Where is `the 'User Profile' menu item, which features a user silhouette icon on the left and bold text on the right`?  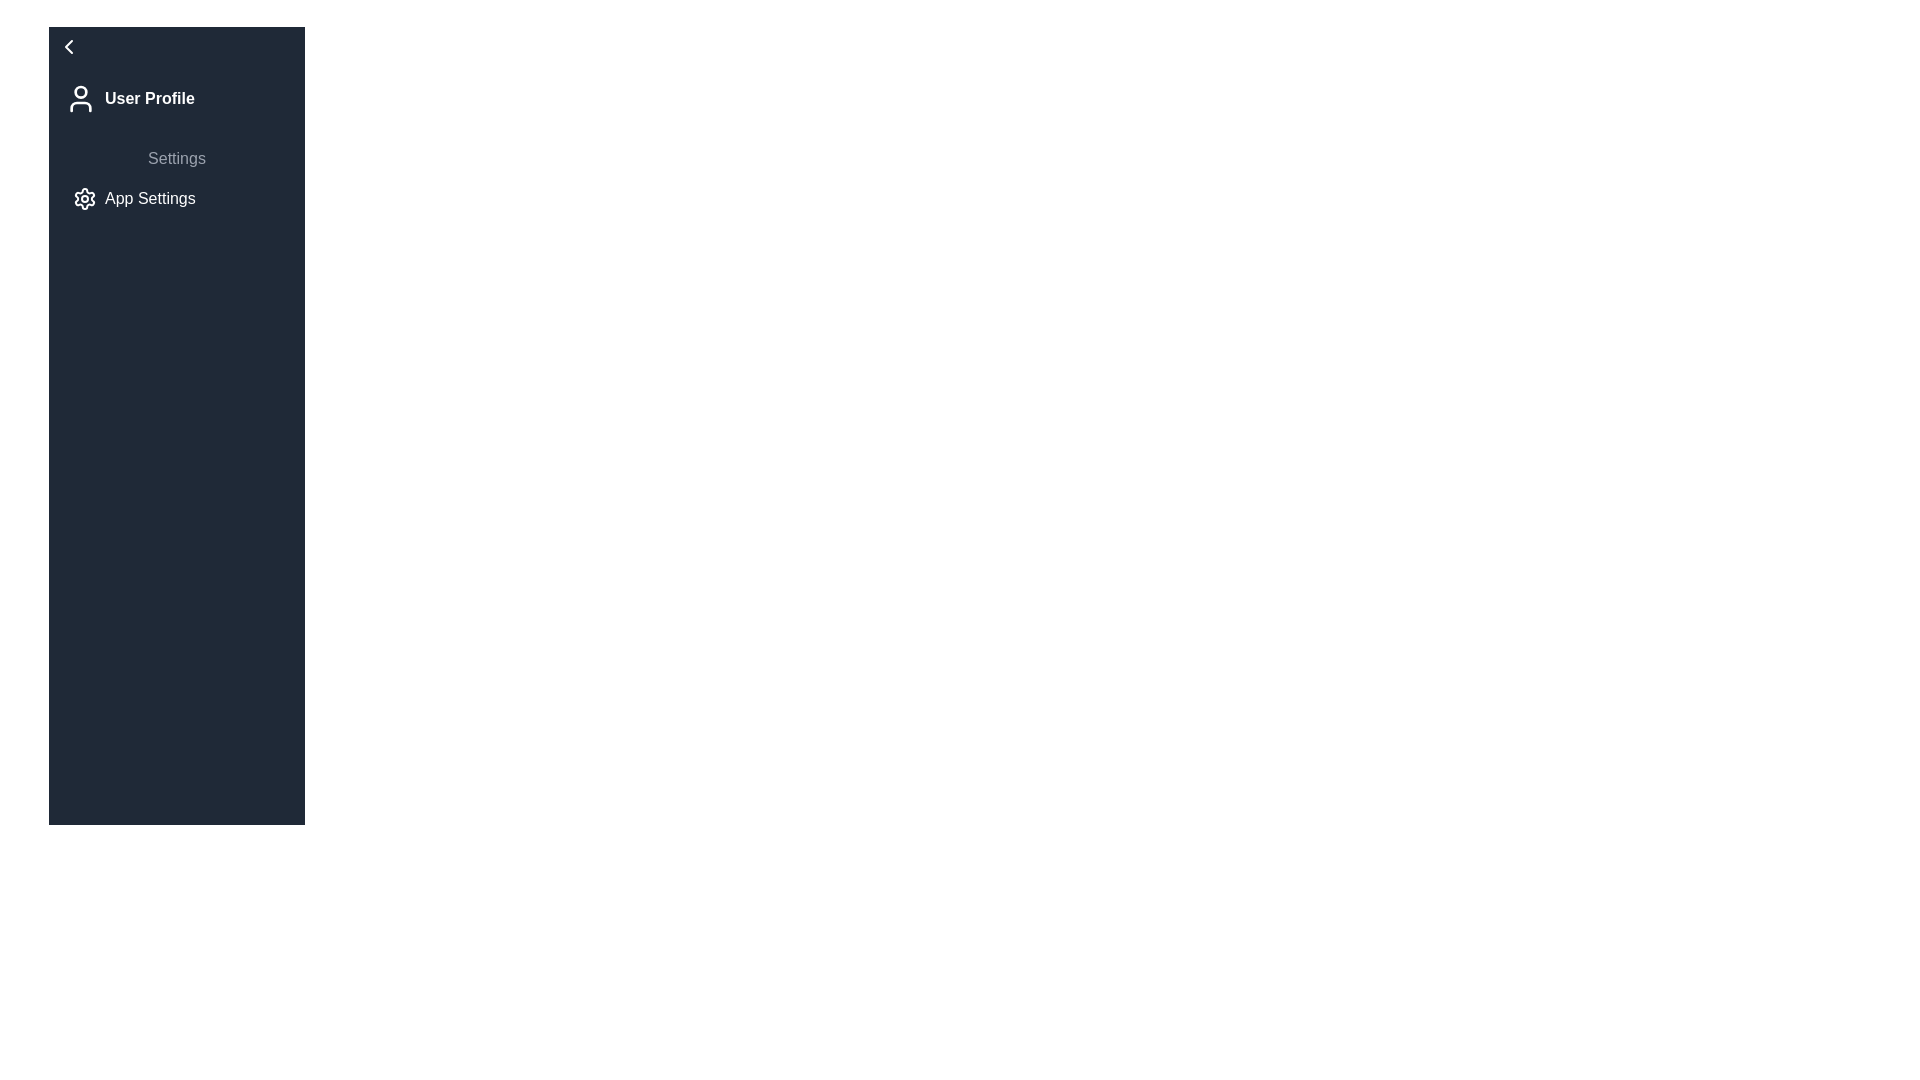
the 'User Profile' menu item, which features a user silhouette icon on the left and bold text on the right is located at coordinates (177, 99).